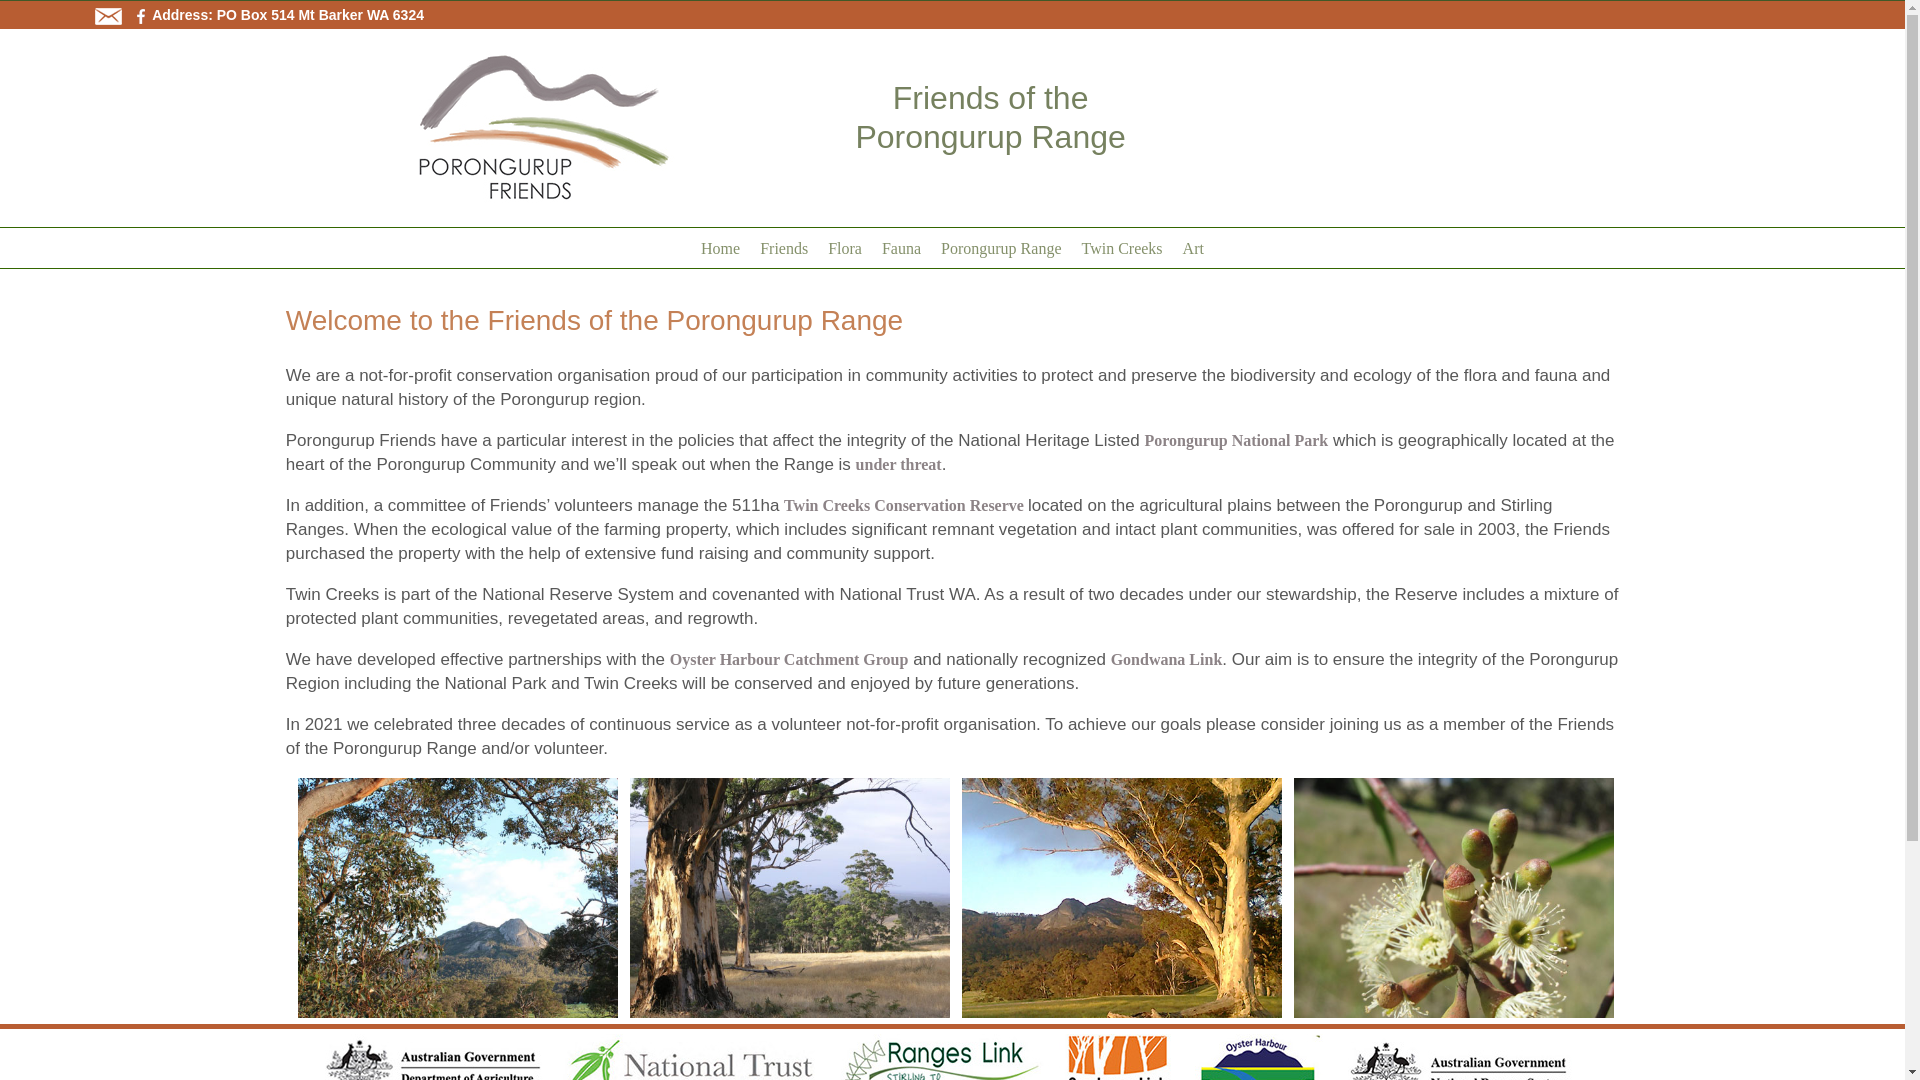 The image size is (1920, 1080). I want to click on 'Porongurup Range', so click(1001, 245).